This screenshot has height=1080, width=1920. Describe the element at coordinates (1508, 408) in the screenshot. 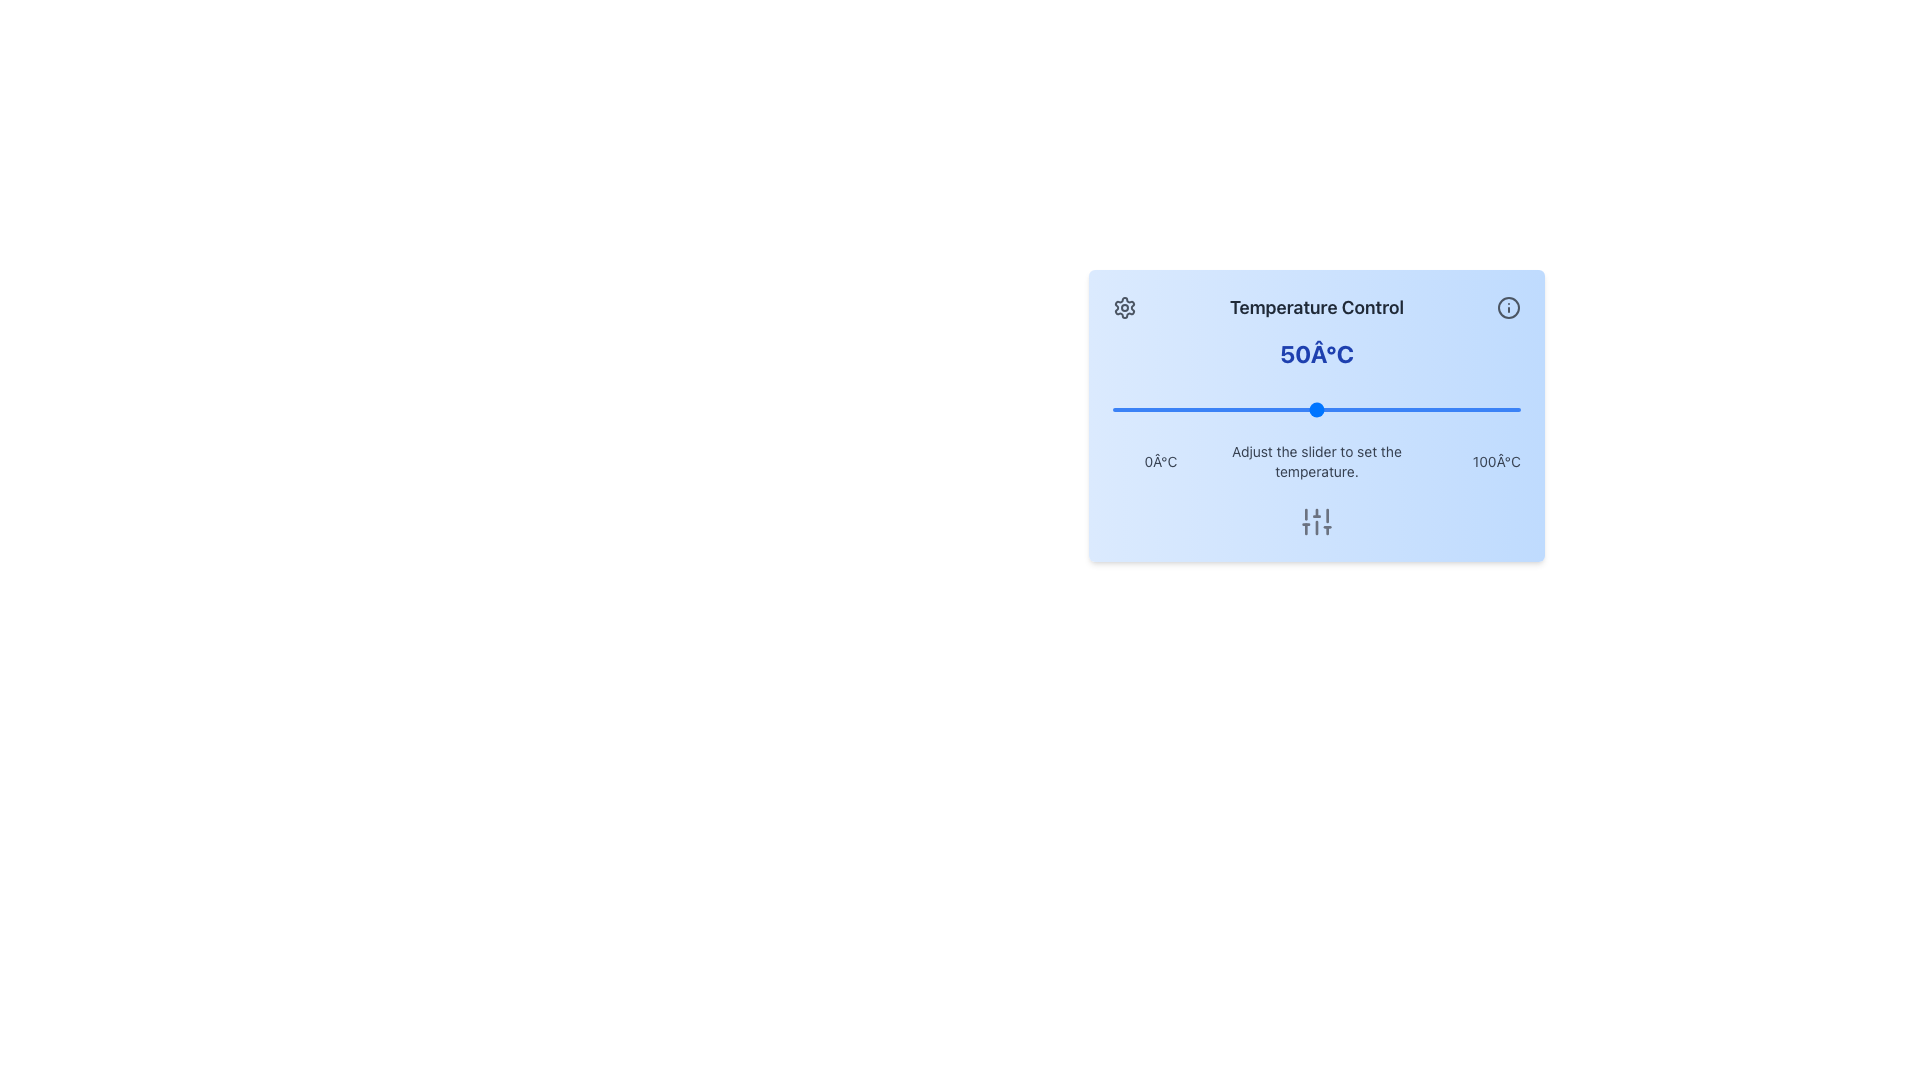

I see `temperature` at that location.